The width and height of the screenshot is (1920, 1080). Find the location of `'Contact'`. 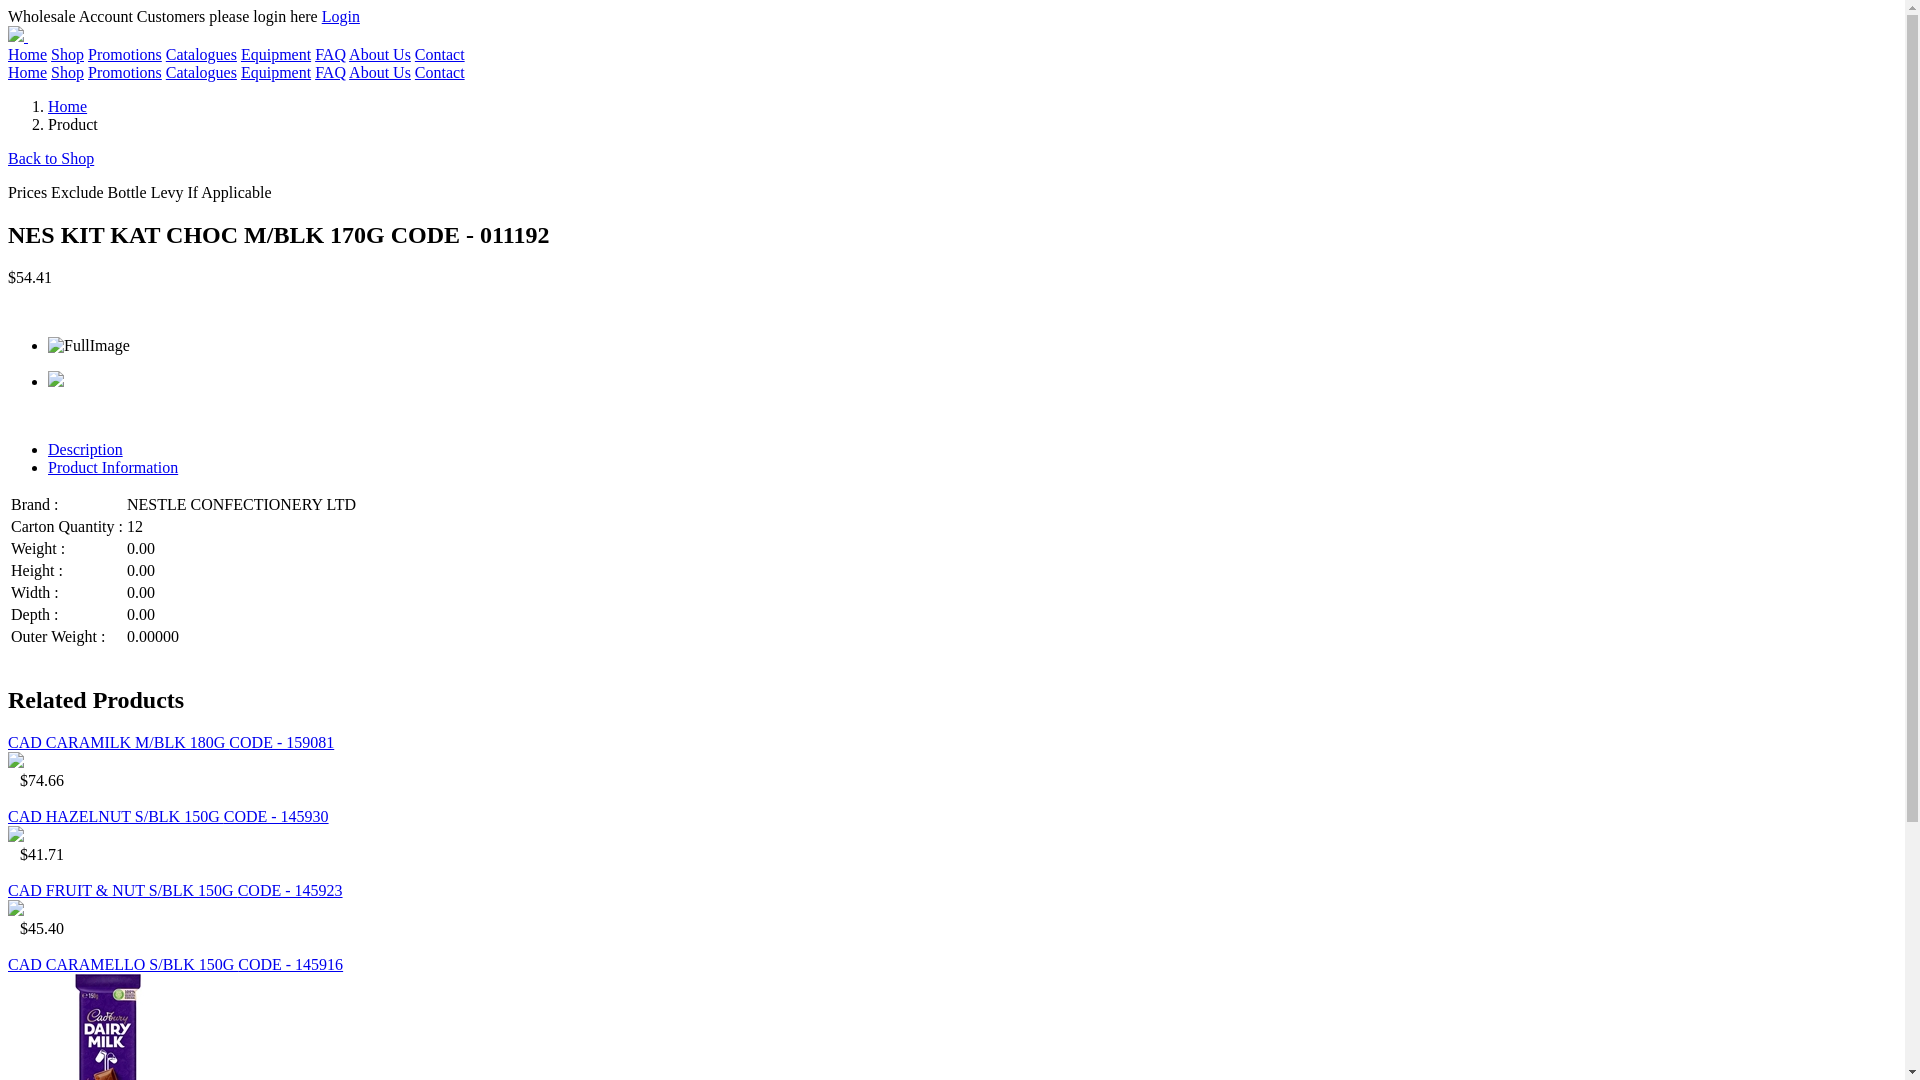

'Contact' is located at coordinates (413, 53).